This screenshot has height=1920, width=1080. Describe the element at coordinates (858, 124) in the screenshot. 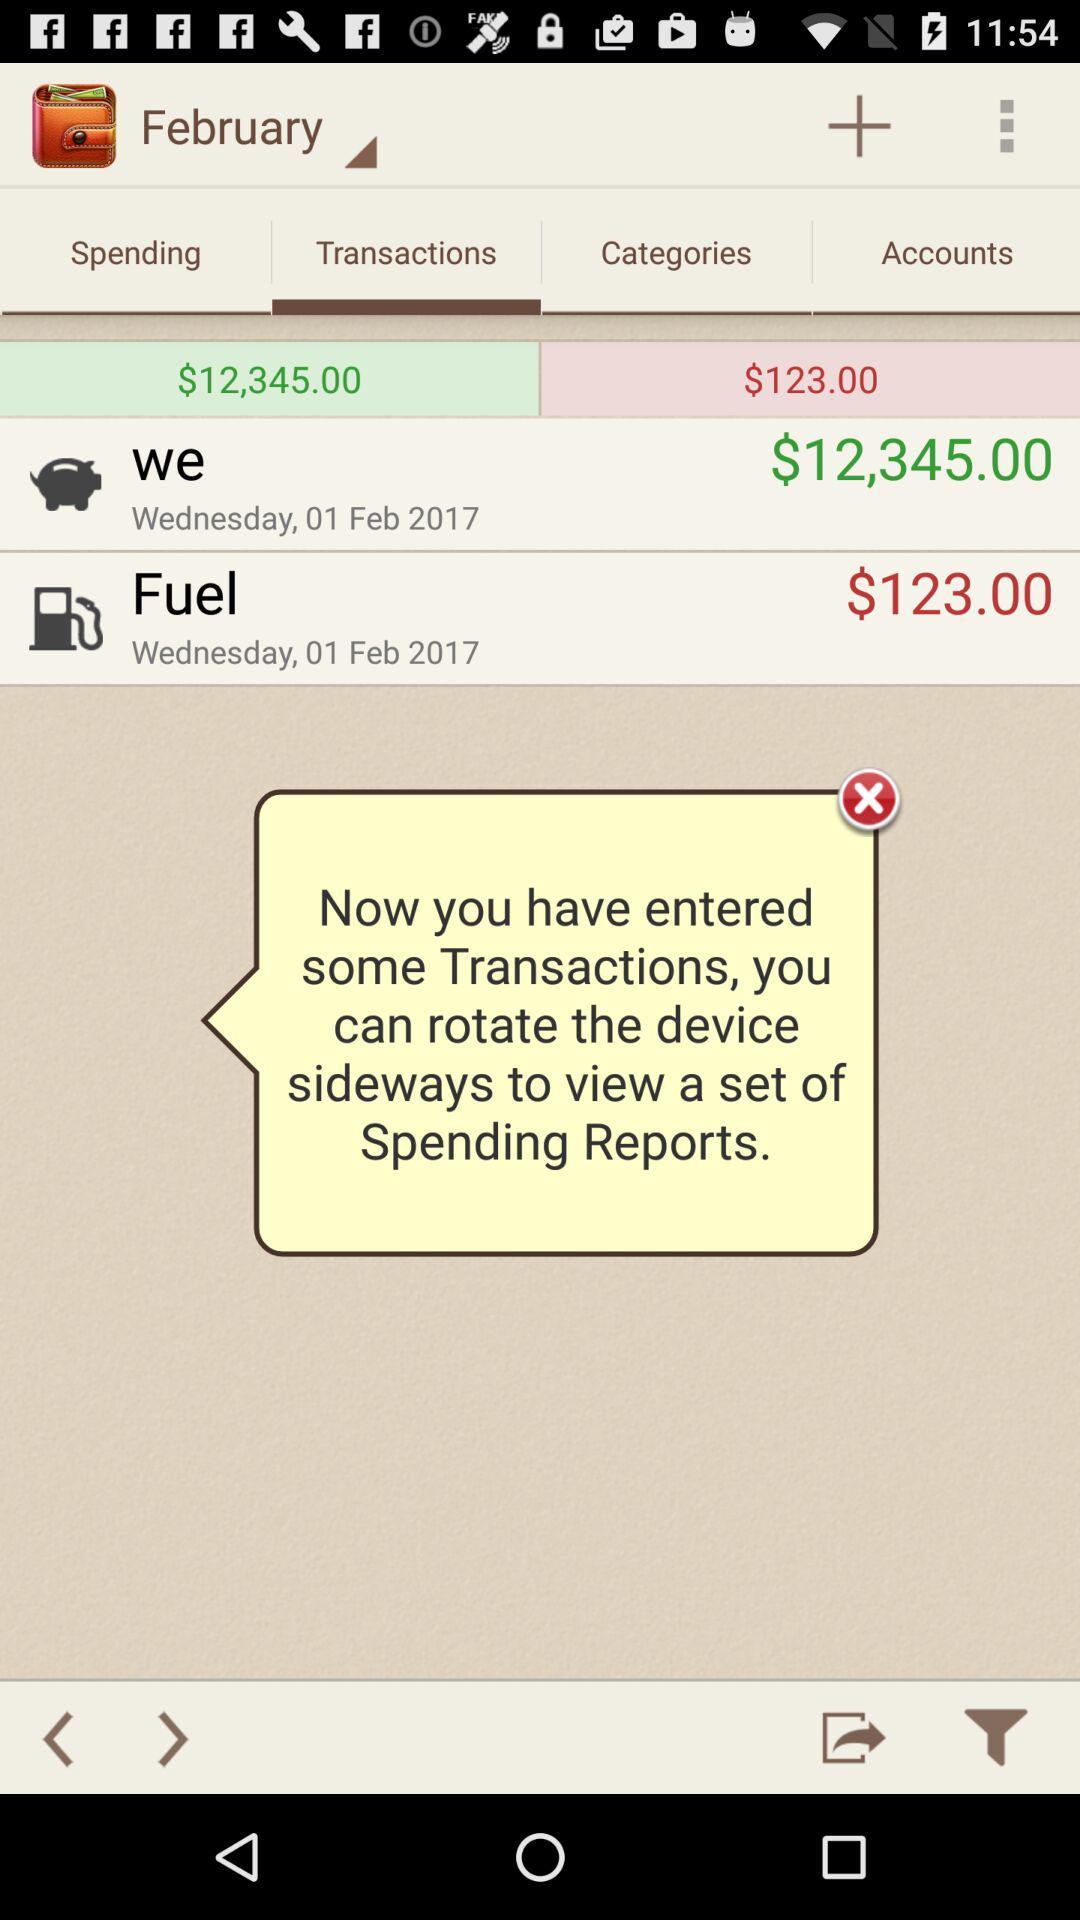

I see `feature` at that location.